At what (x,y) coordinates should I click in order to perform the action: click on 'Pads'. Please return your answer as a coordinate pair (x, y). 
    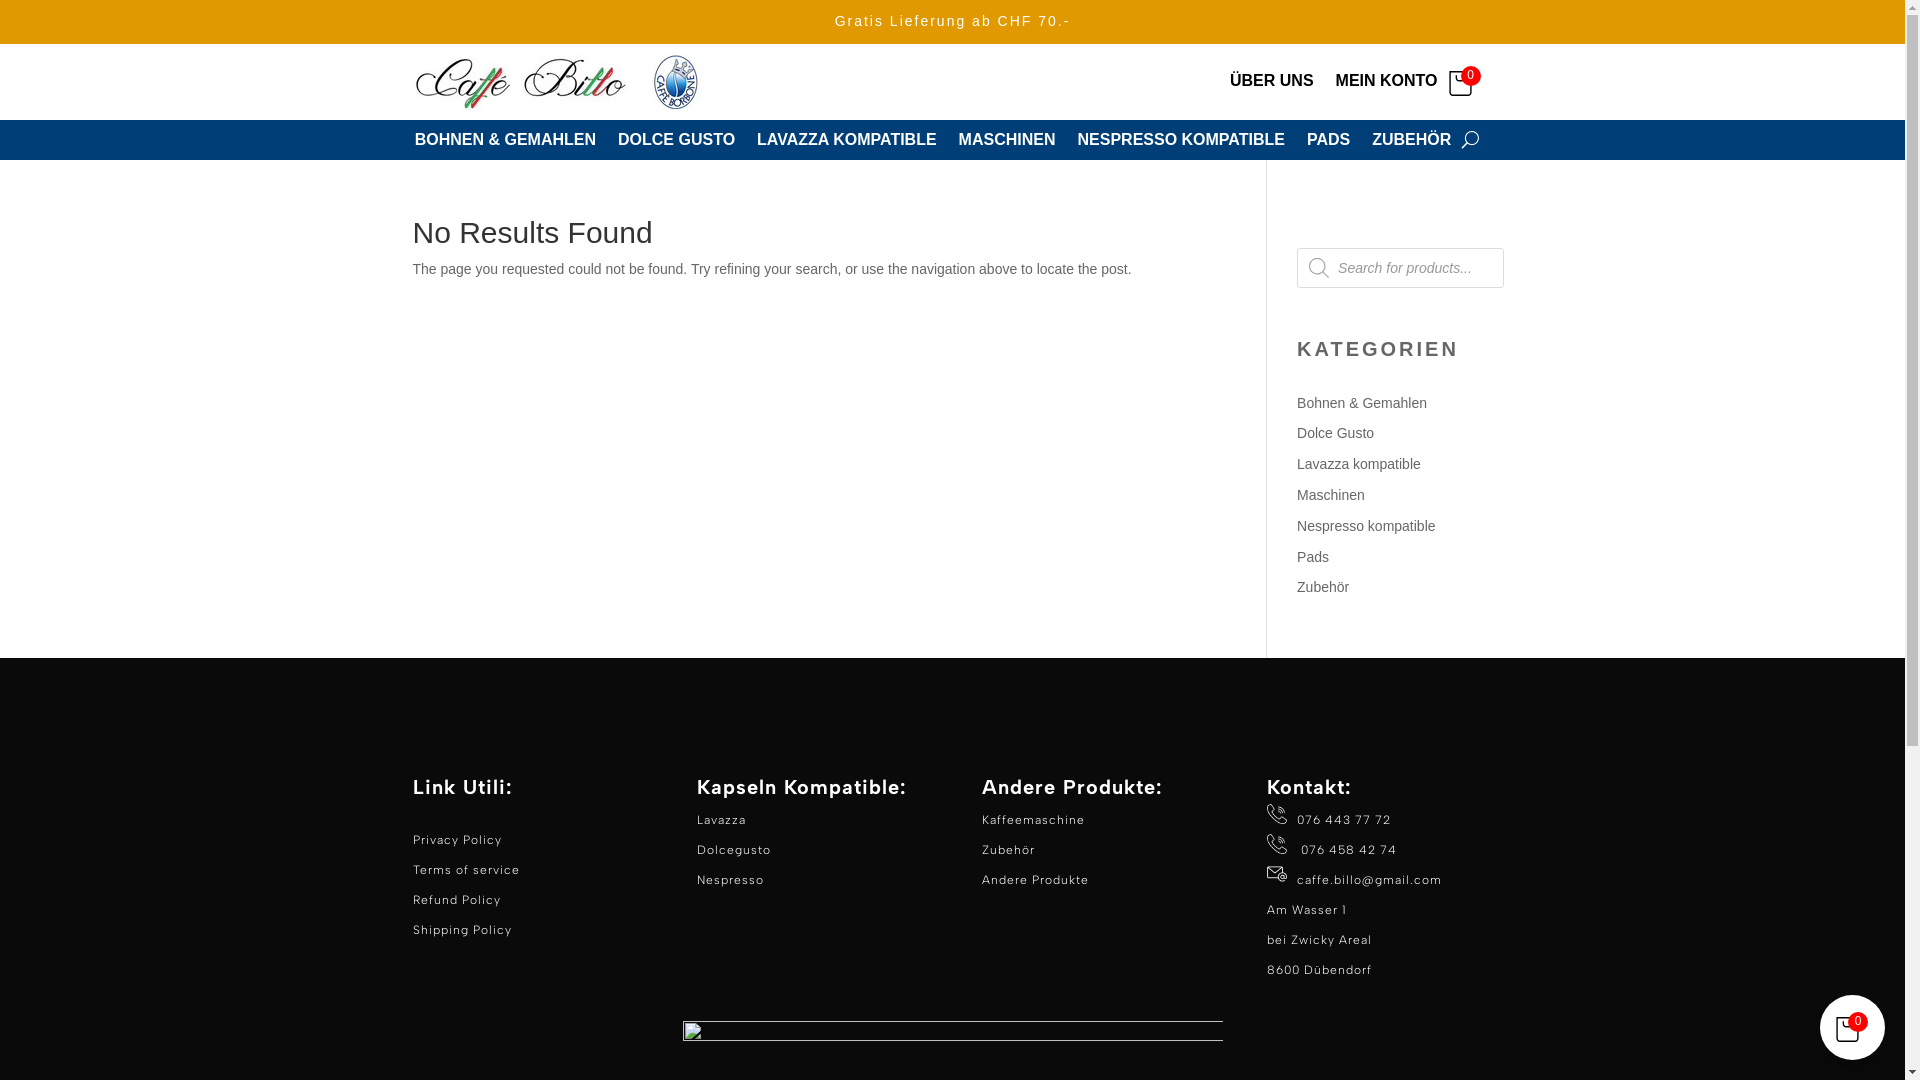
    Looking at the image, I should click on (1313, 556).